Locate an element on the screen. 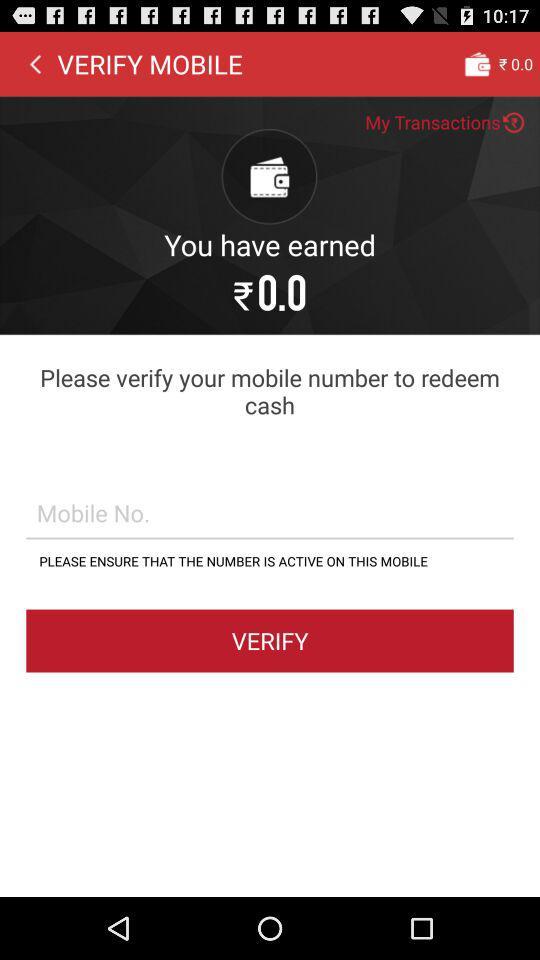 This screenshot has width=540, height=960. the button having the text verify is located at coordinates (270, 639).